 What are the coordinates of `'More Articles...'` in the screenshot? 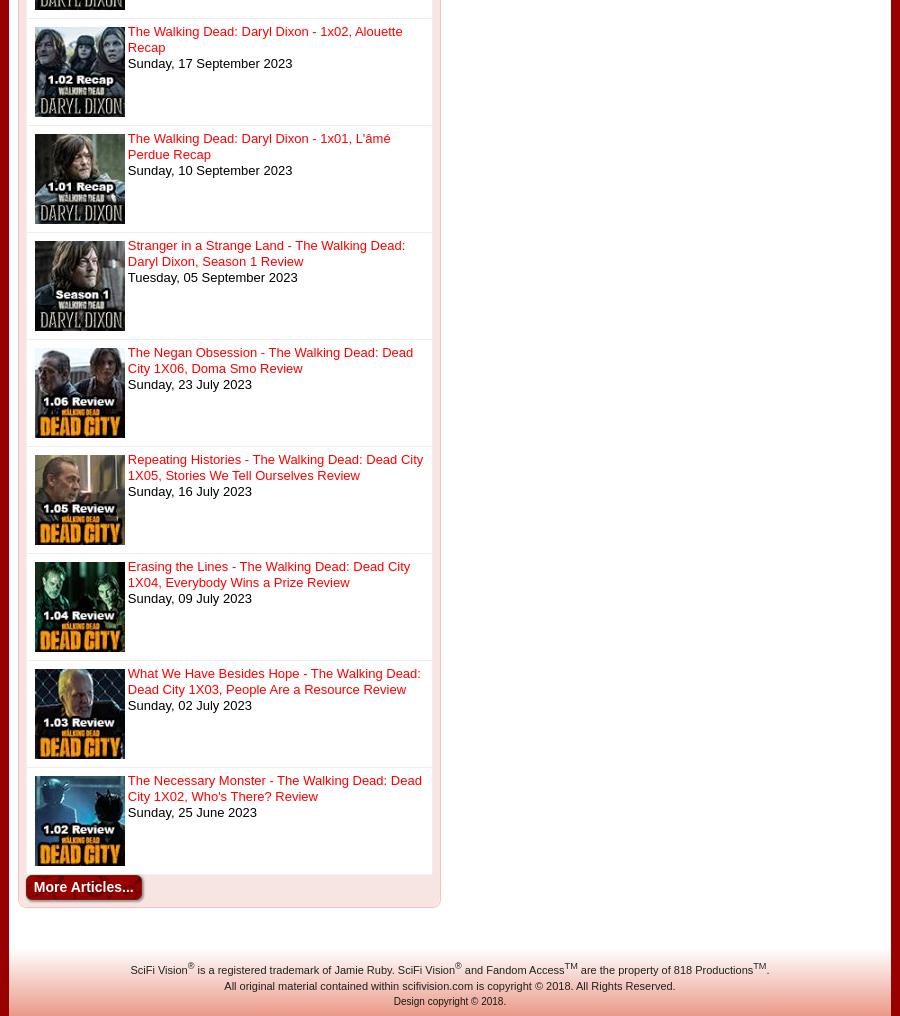 It's located at (32, 886).